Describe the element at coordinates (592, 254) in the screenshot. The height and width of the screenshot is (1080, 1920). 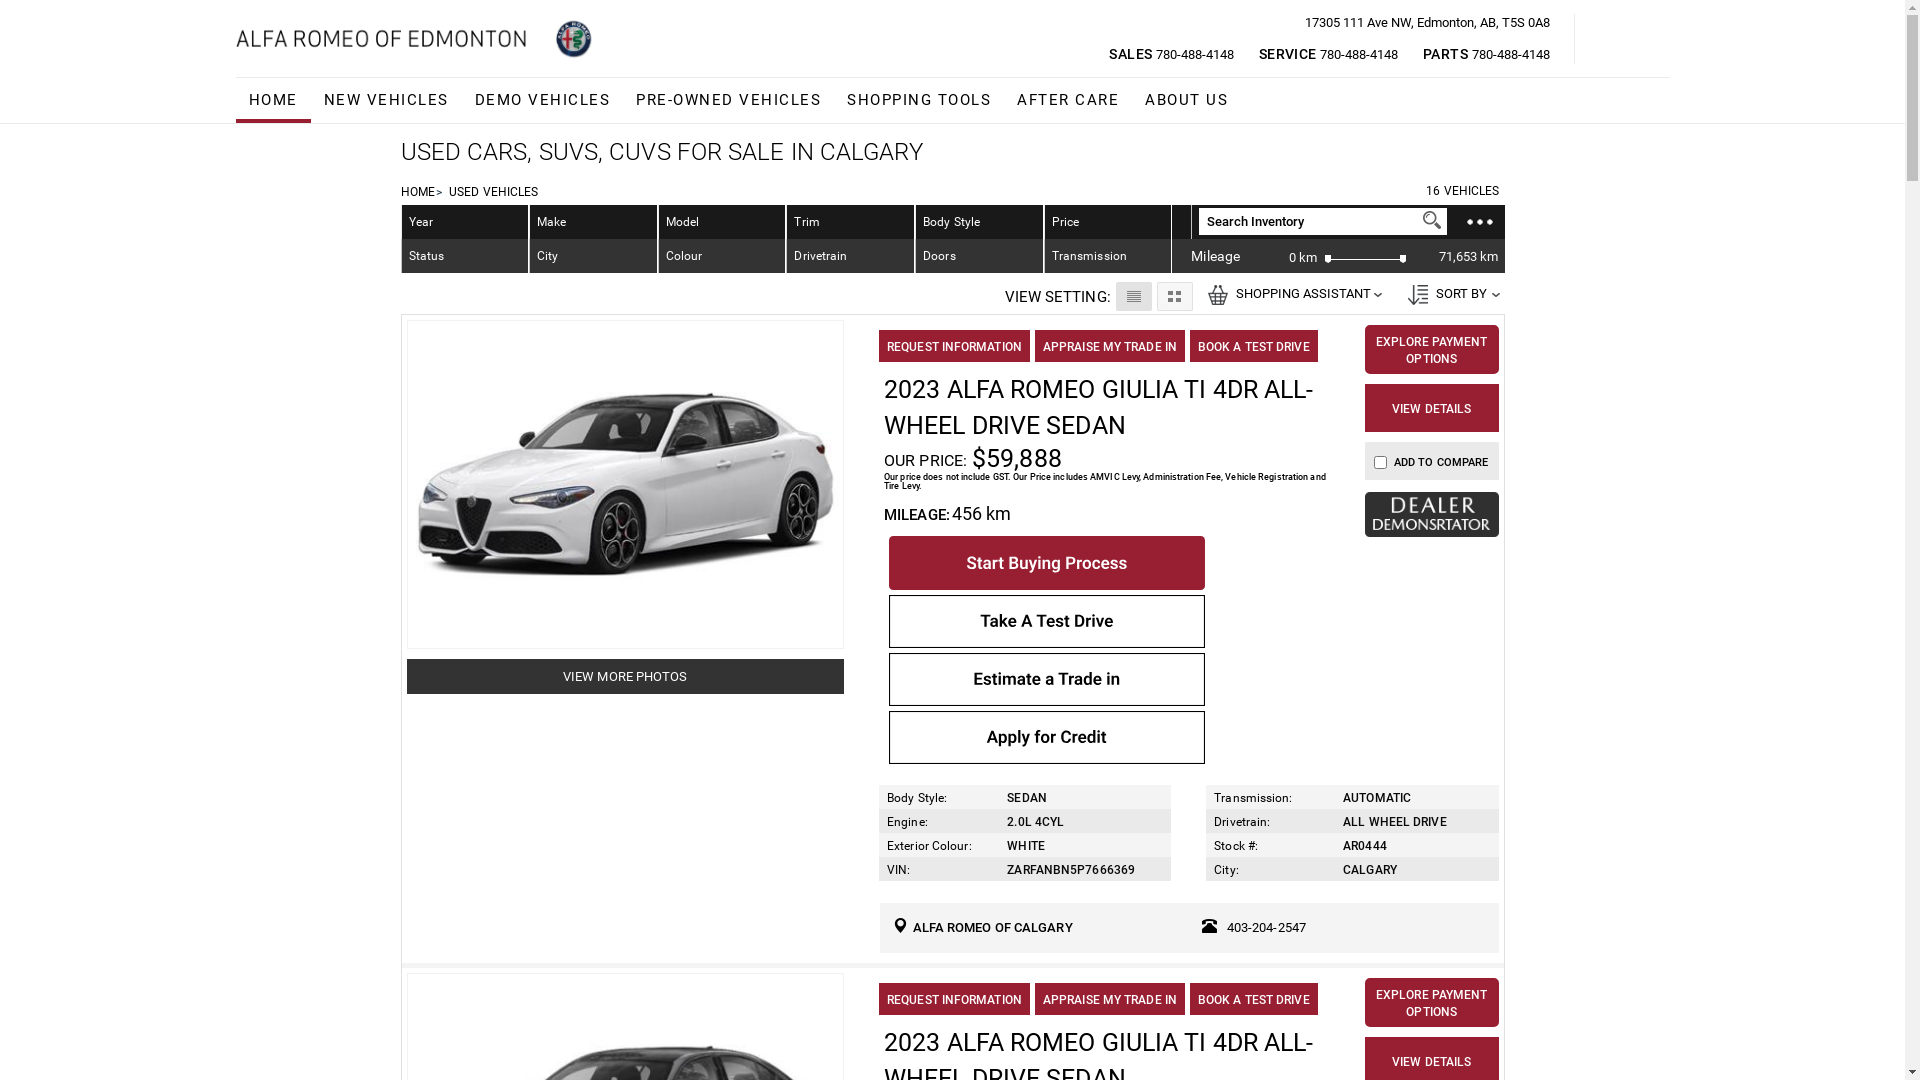
I see `'City'` at that location.